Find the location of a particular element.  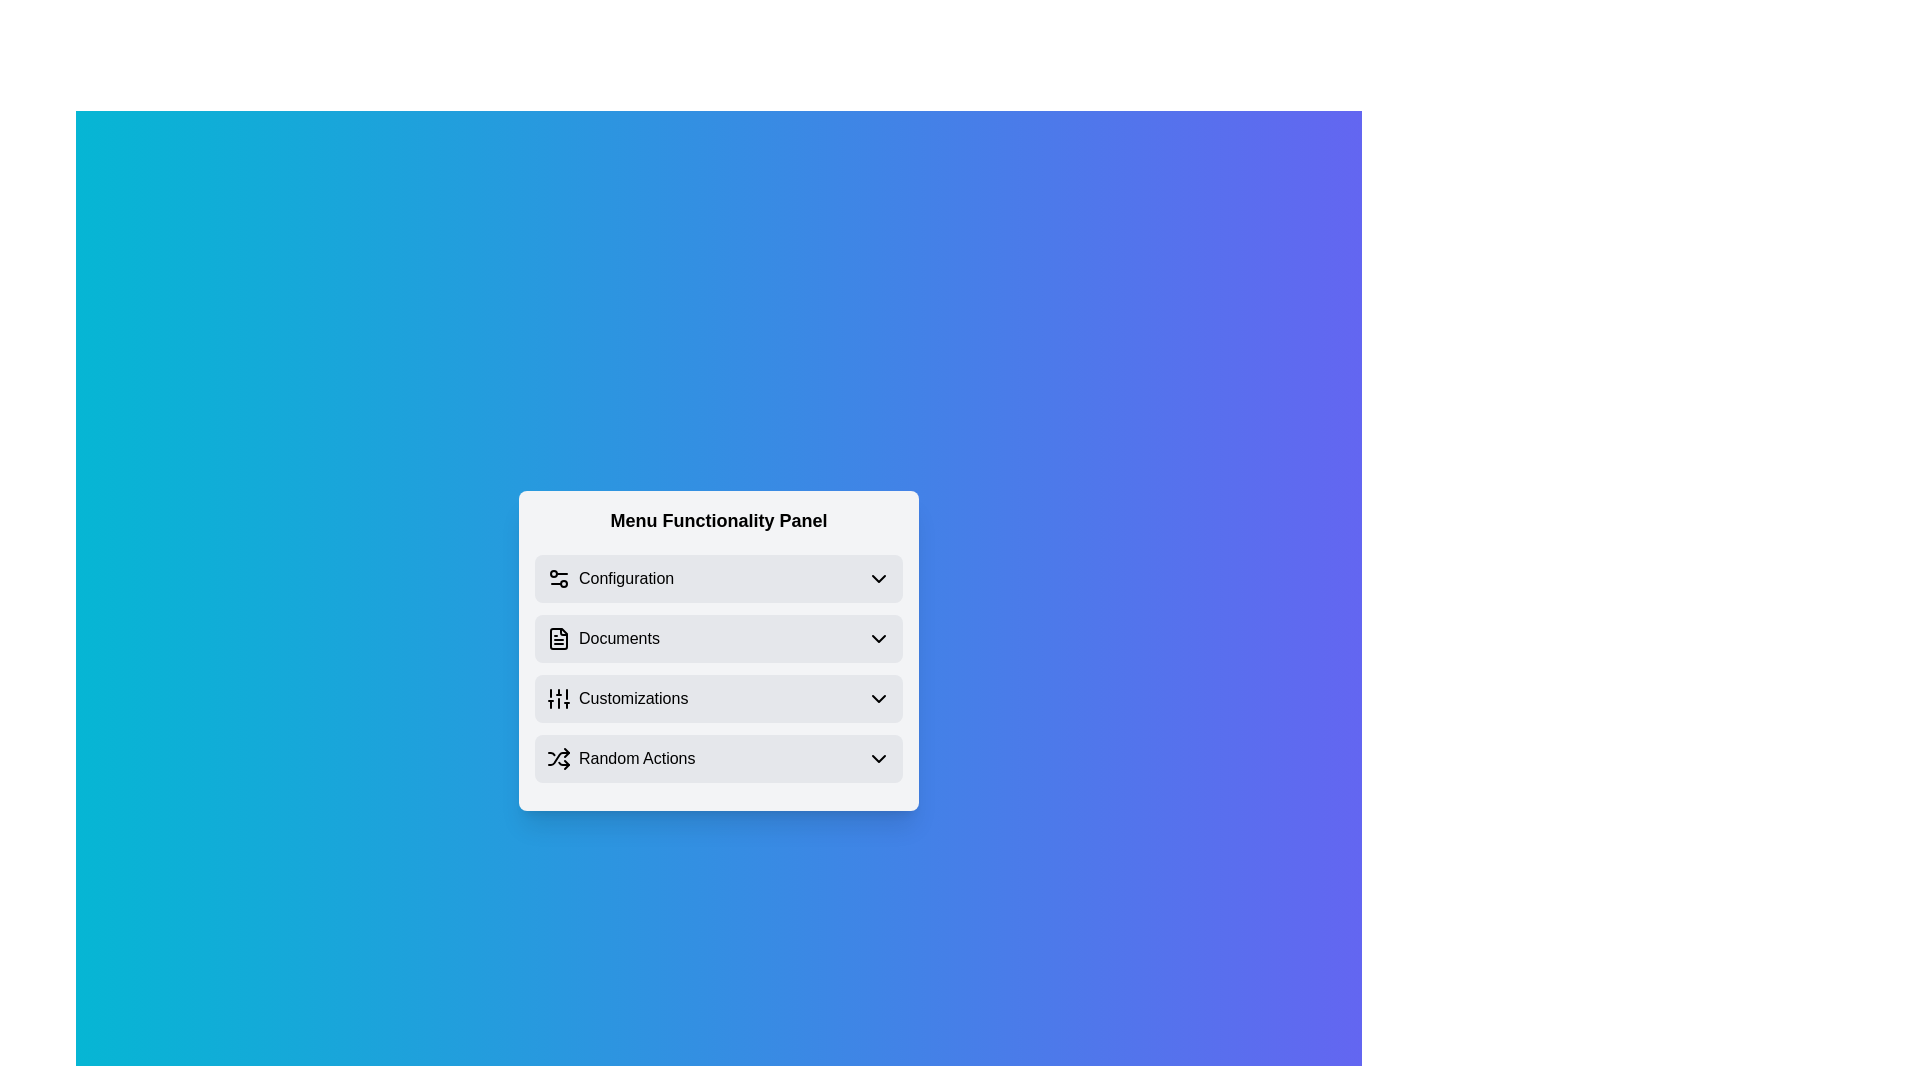

the menu item Documents to observe its hover effect is located at coordinates (719, 639).